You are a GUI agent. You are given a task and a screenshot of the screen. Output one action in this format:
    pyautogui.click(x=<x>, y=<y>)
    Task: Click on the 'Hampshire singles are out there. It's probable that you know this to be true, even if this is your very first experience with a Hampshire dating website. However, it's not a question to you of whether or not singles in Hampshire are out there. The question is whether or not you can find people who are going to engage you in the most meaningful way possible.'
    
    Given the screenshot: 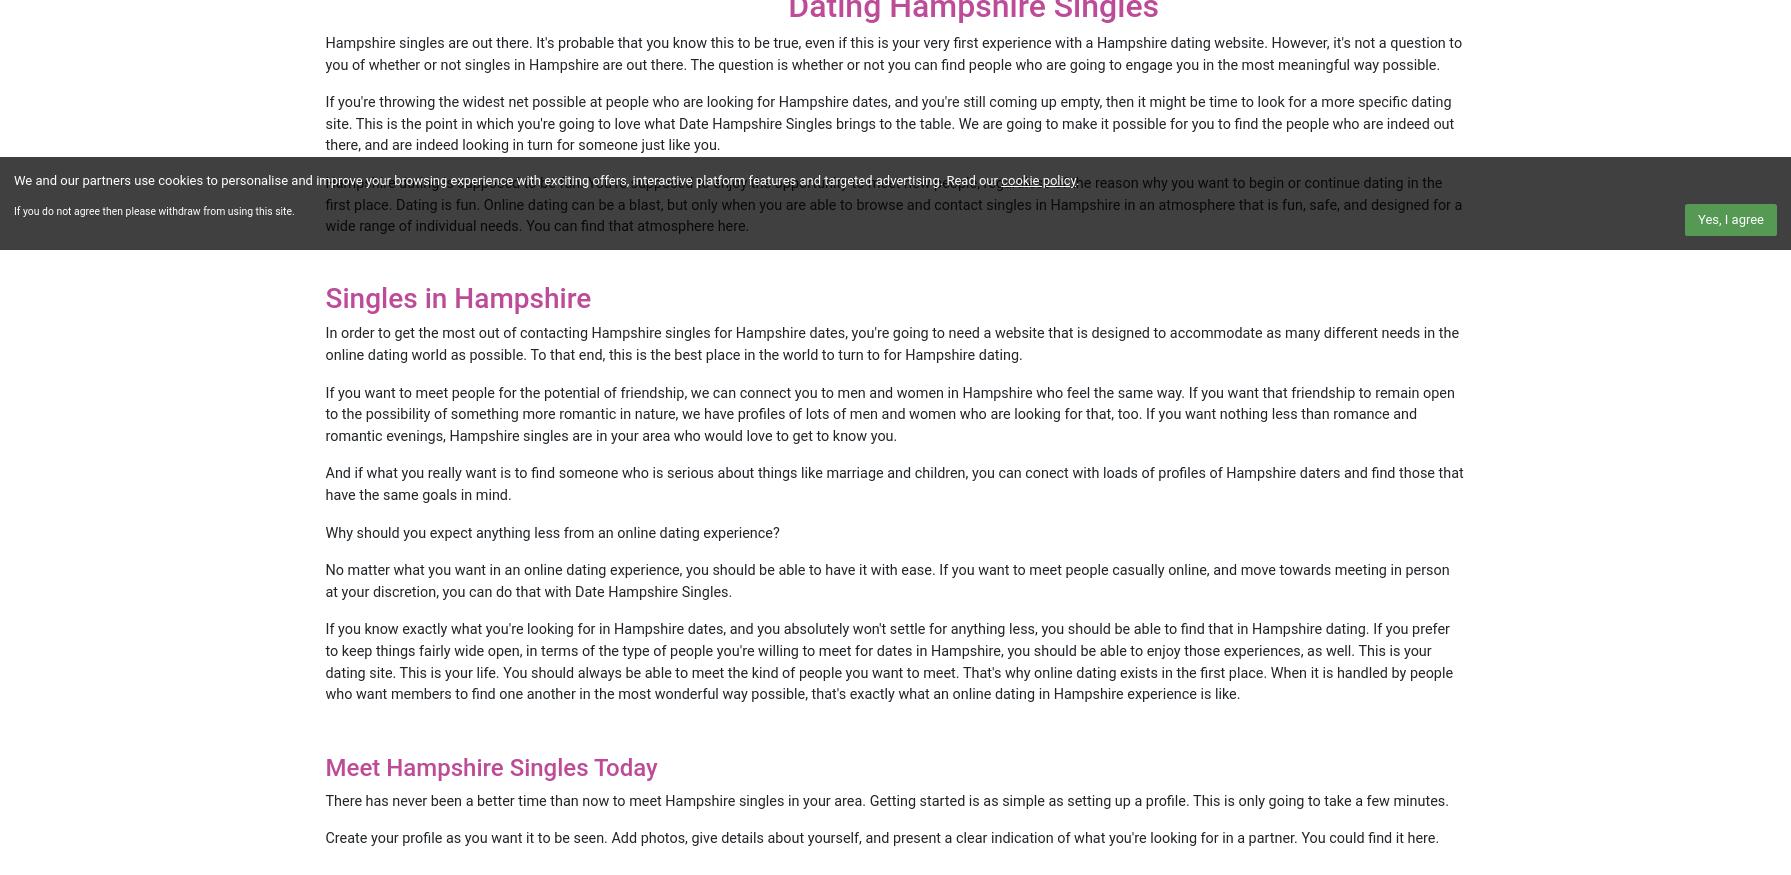 What is the action you would take?
    pyautogui.click(x=893, y=52)
    